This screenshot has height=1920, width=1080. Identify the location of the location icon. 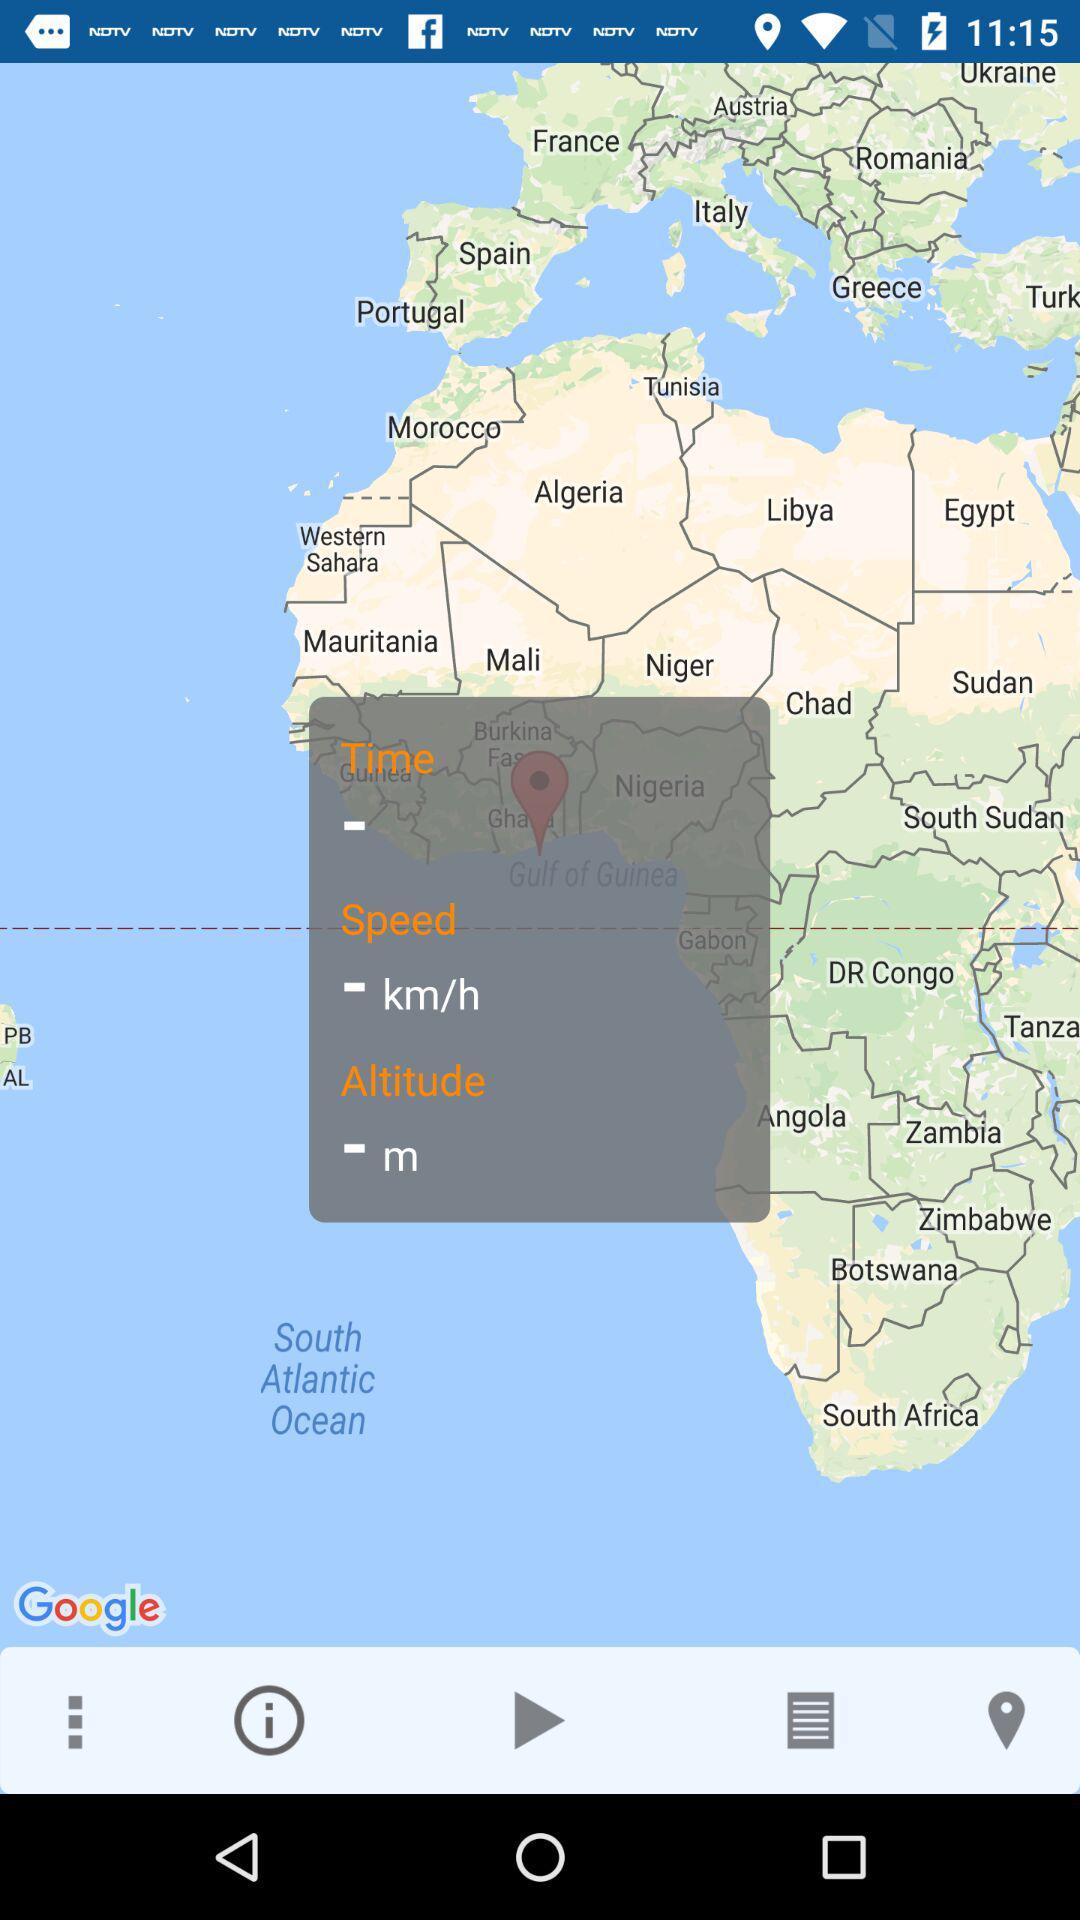
(1006, 1719).